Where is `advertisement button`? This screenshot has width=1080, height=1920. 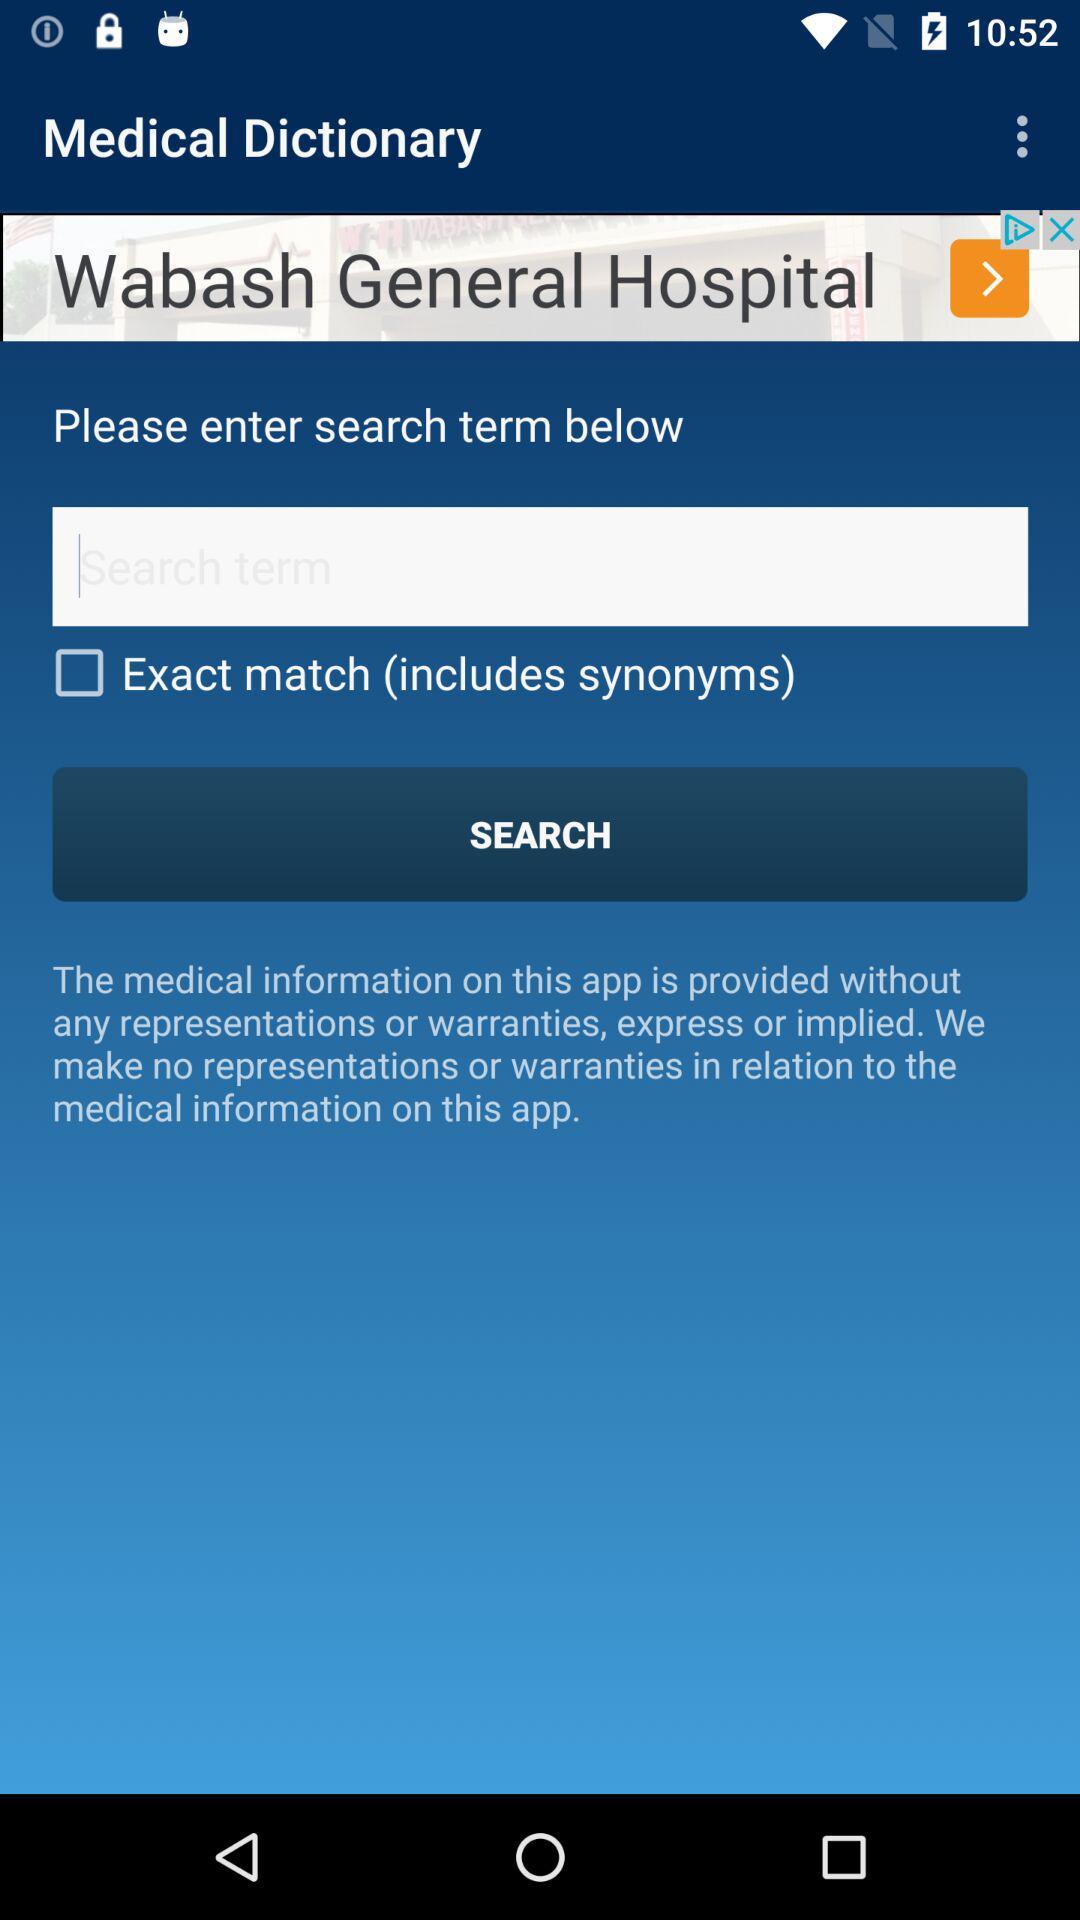 advertisement button is located at coordinates (540, 274).